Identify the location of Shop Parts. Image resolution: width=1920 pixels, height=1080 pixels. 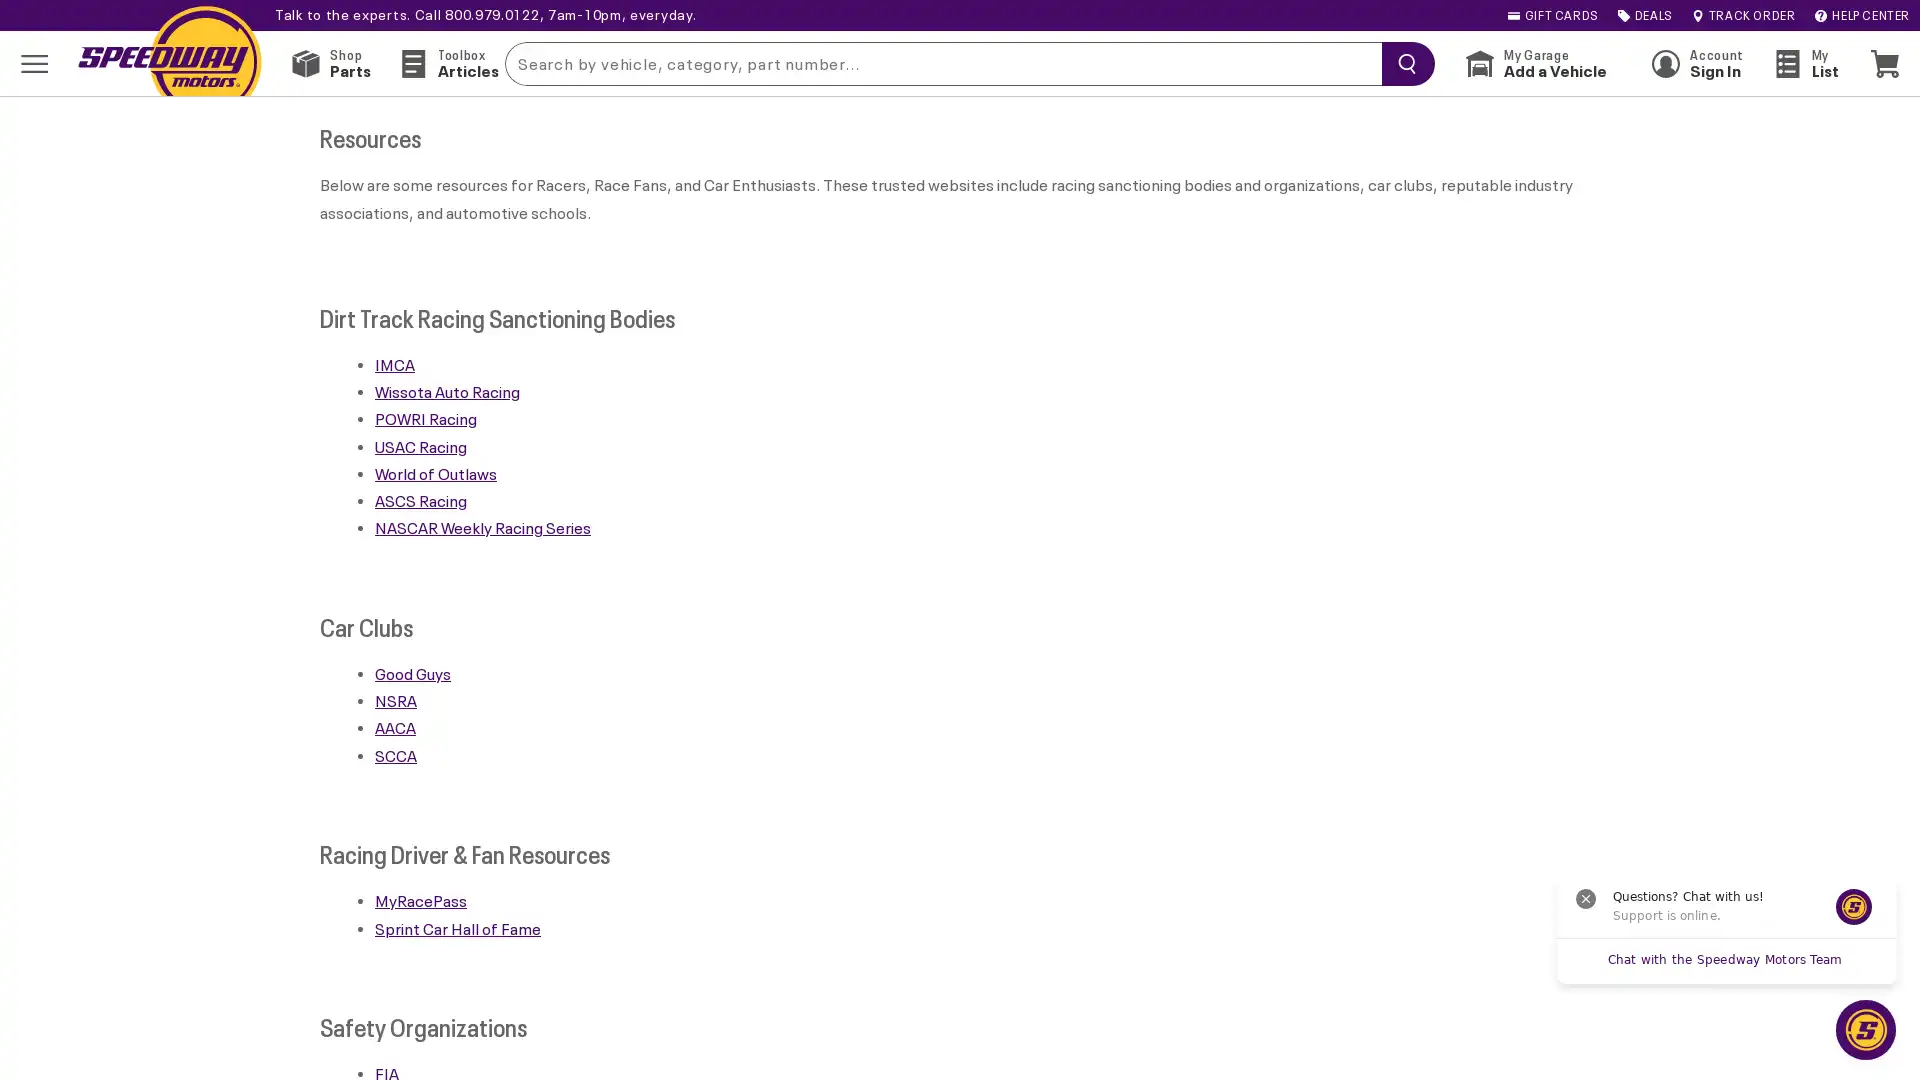
(331, 62).